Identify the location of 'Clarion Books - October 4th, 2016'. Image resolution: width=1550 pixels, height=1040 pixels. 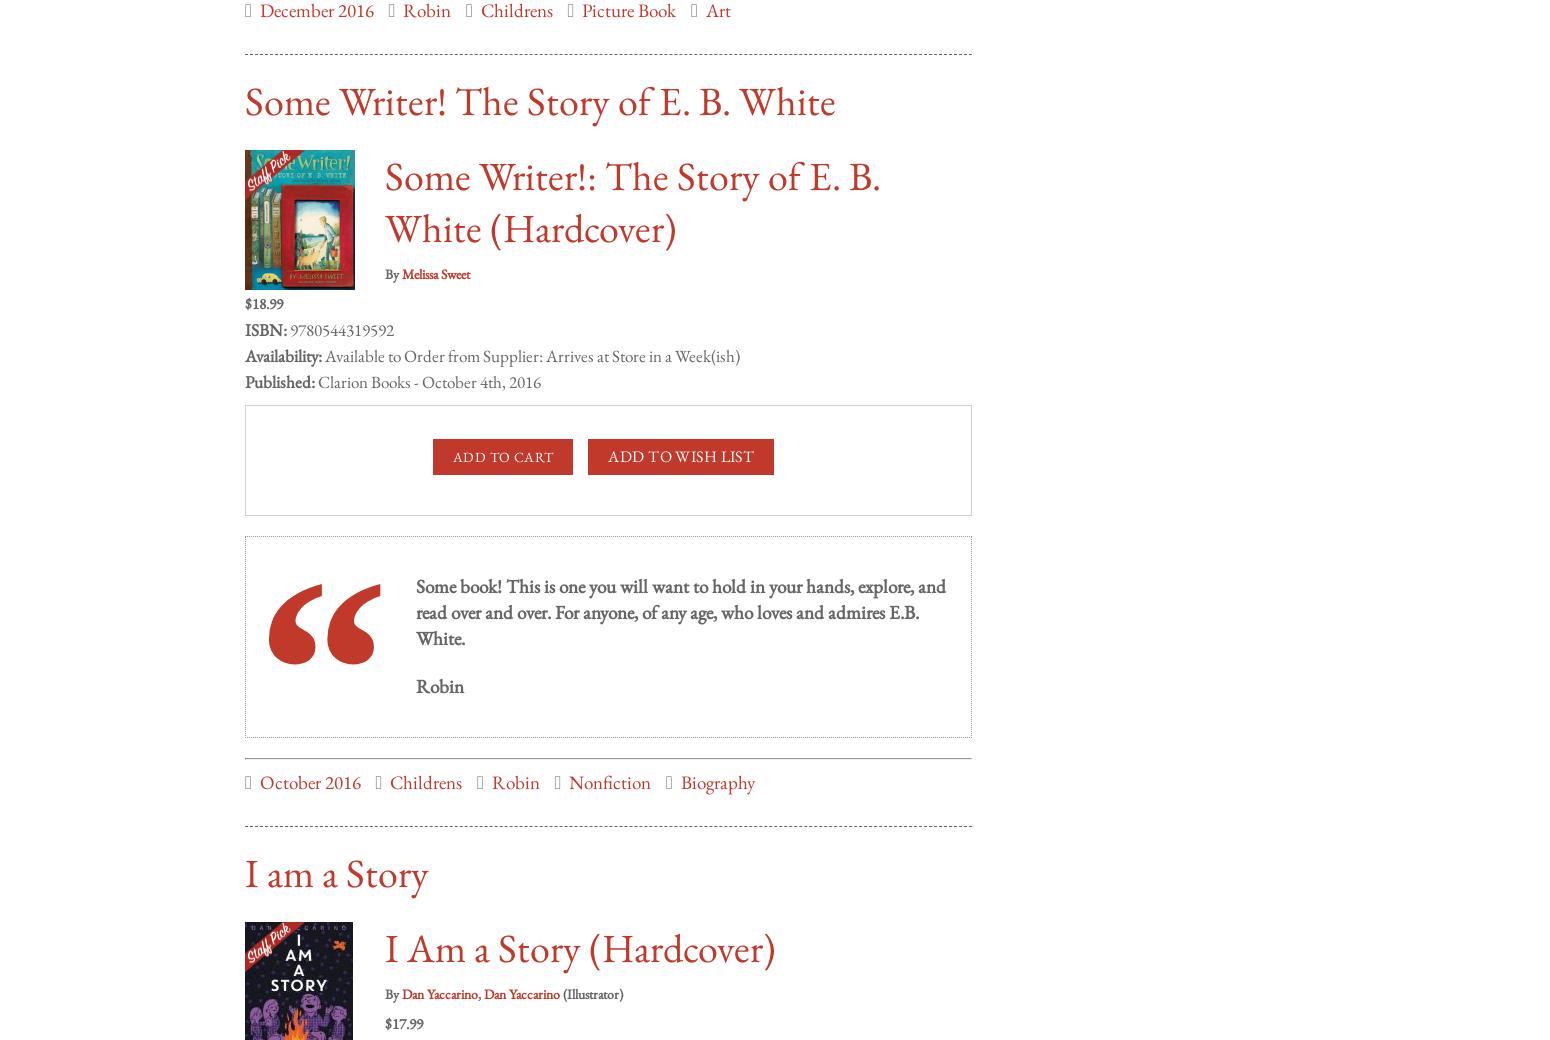
(427, 361).